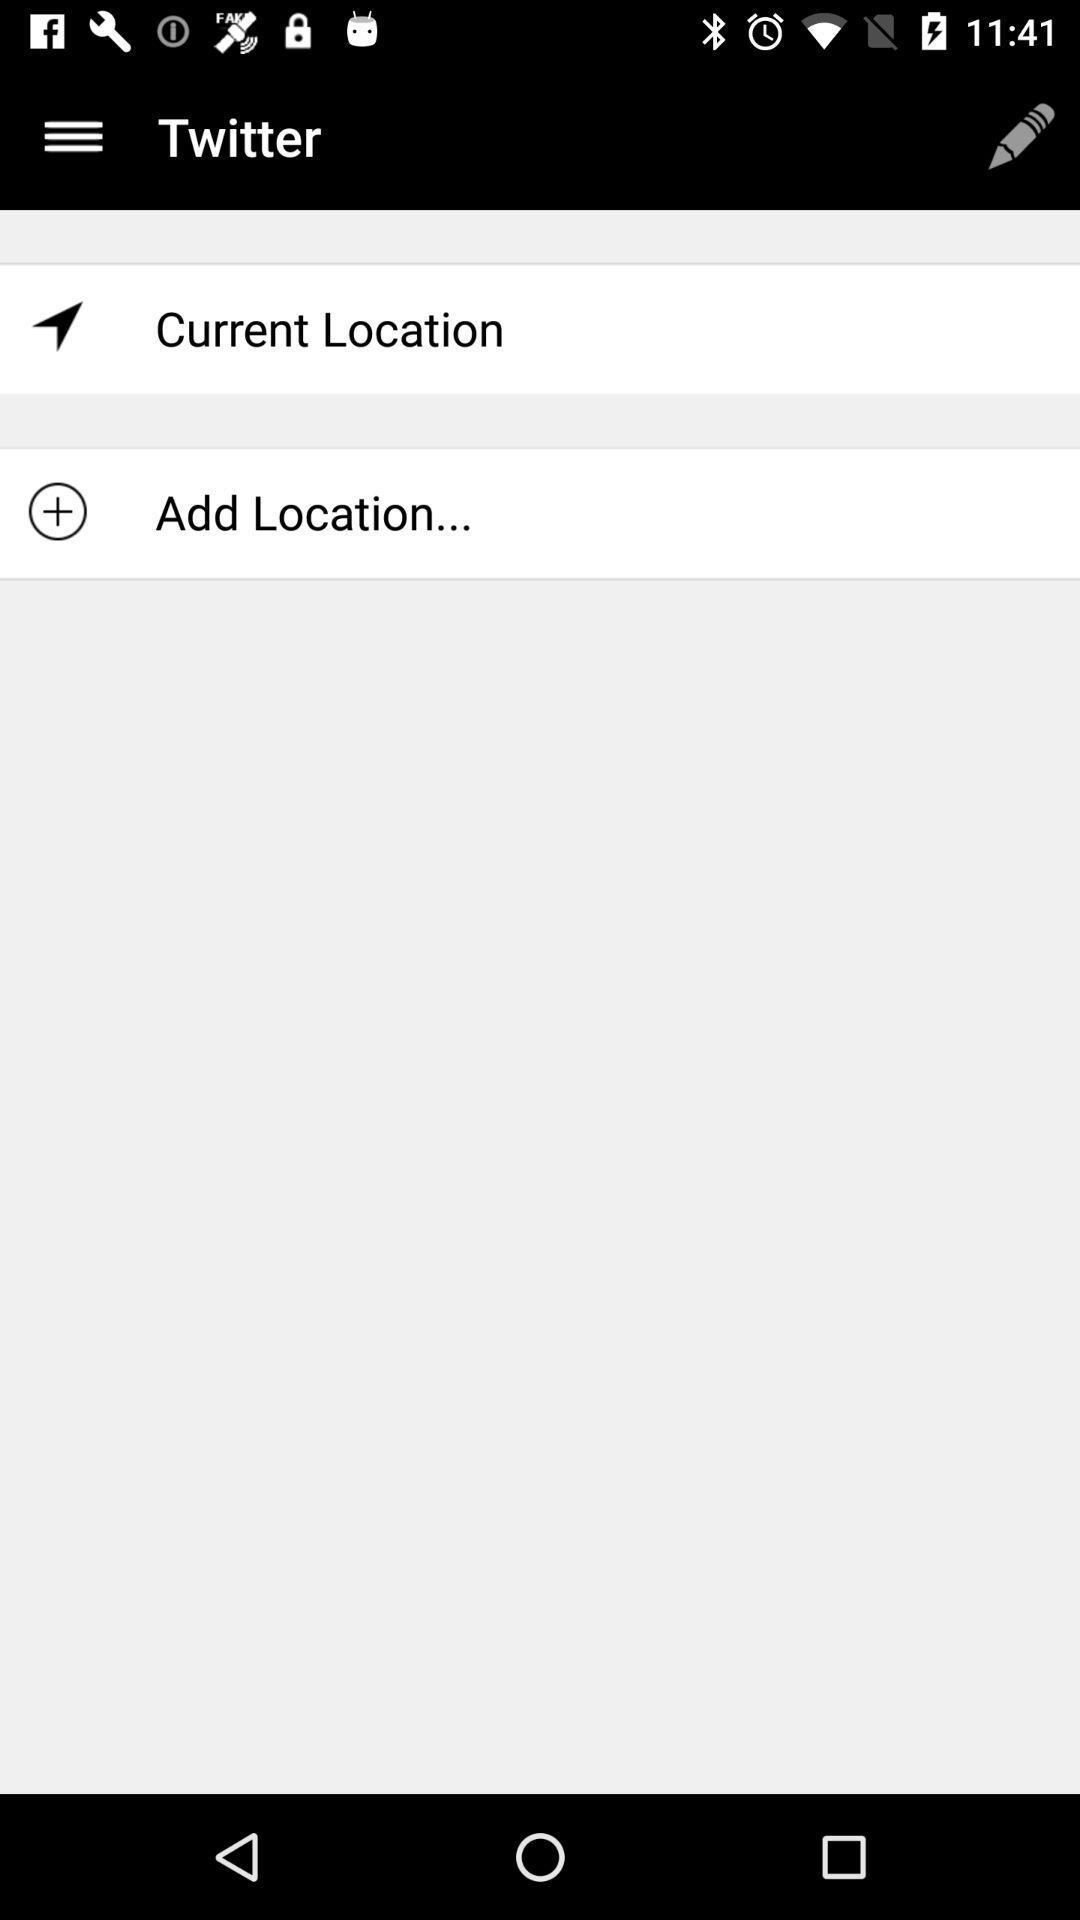  I want to click on the item next to twitter item, so click(1021, 135).